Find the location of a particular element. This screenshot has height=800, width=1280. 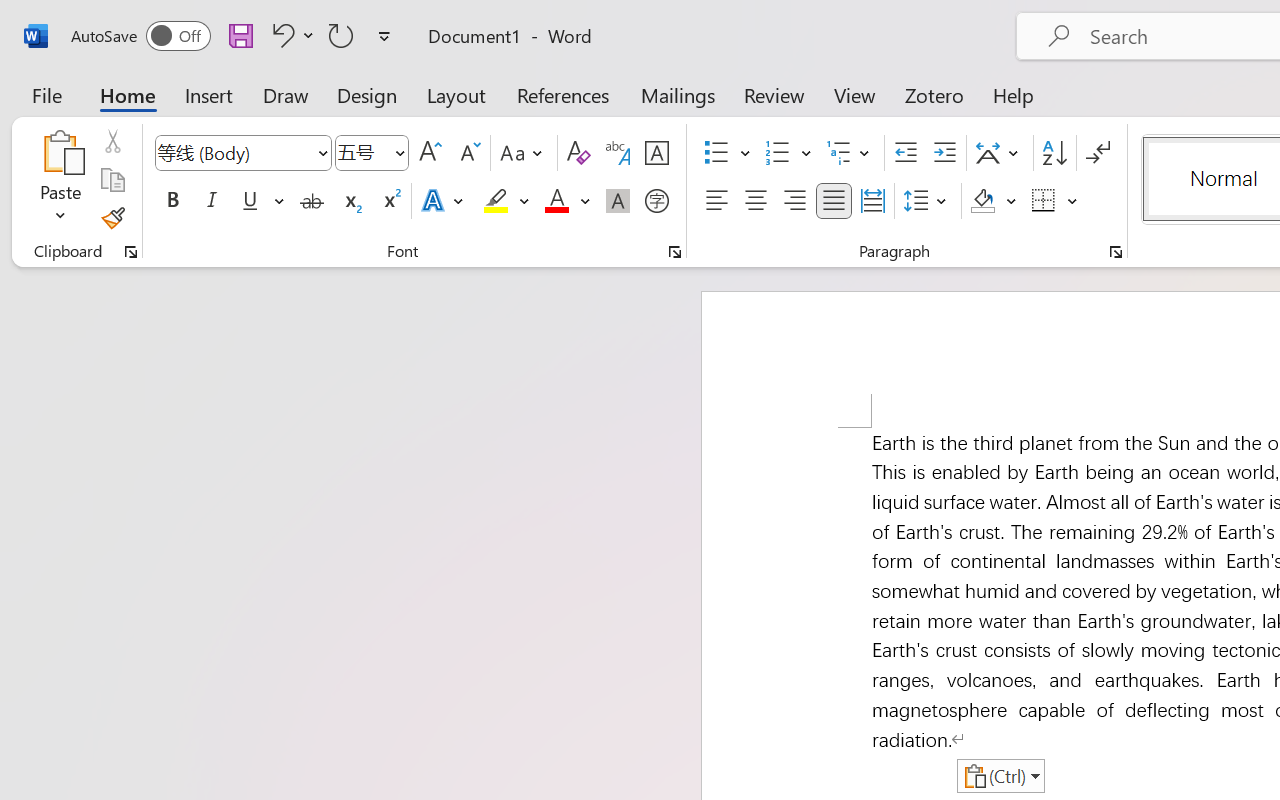

'Copy' is located at coordinates (111, 179).